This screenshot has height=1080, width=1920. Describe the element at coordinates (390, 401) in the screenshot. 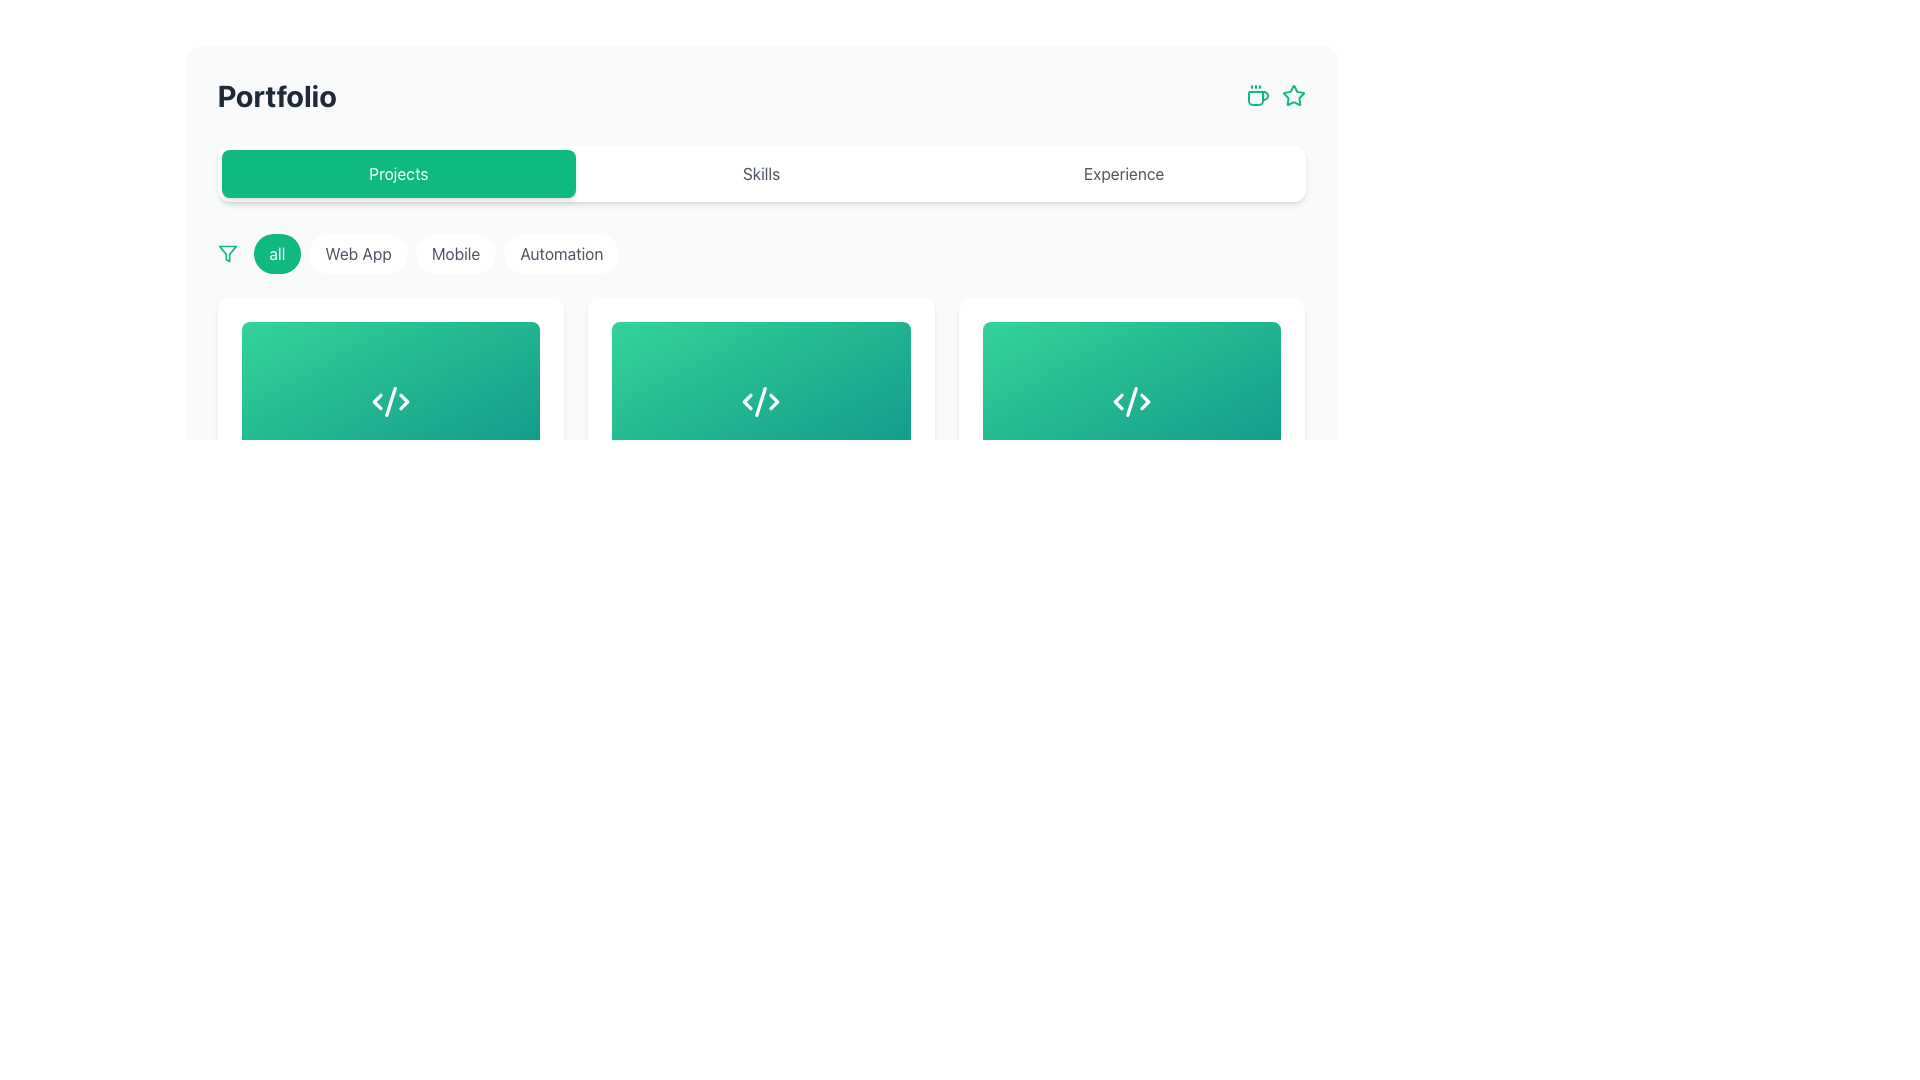

I see `the decorative header section of the card related to programming or coding, which is part of the 'E-commerce Platform' section and is the first card in a horizontal row of three similar cards` at that location.